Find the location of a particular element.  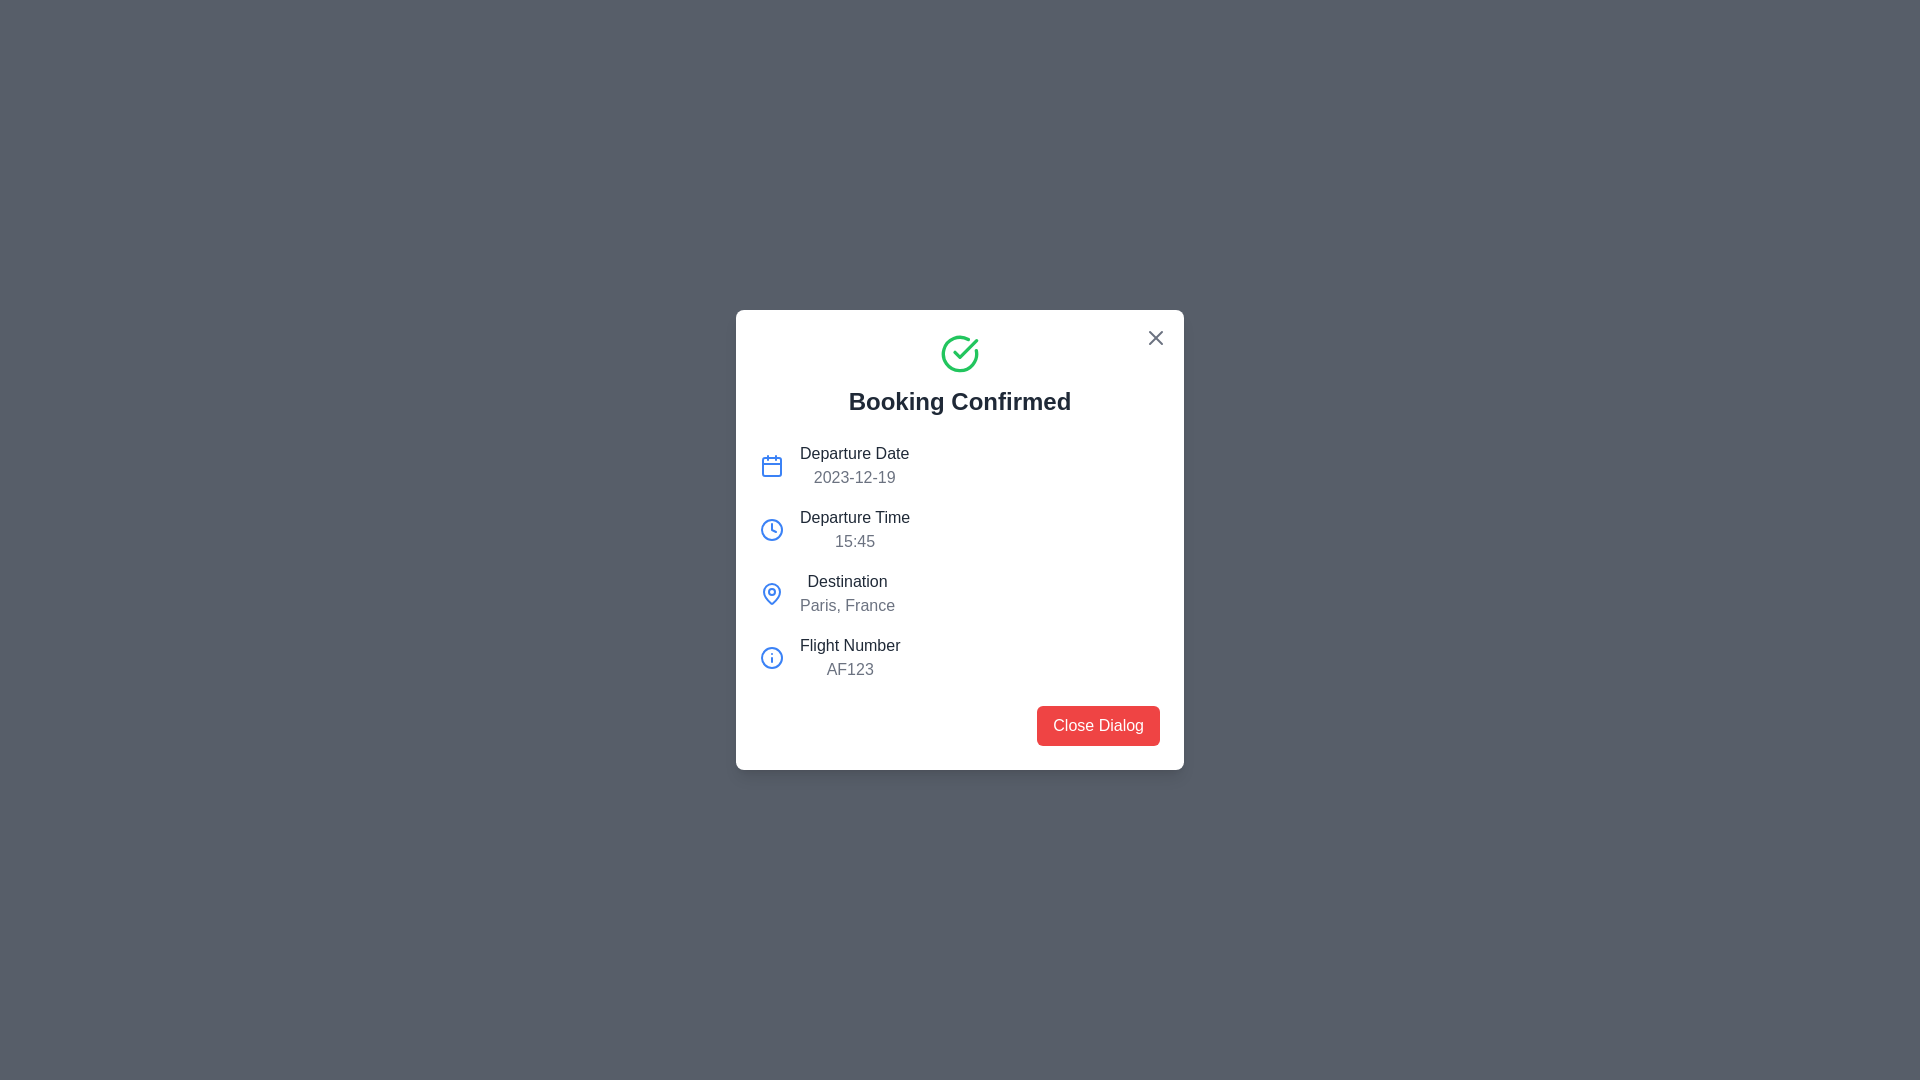

the circular green outlined icon with a white background and green checkmark, located at the top-center of the dialog box above the text 'Booking Confirmed' is located at coordinates (960, 353).